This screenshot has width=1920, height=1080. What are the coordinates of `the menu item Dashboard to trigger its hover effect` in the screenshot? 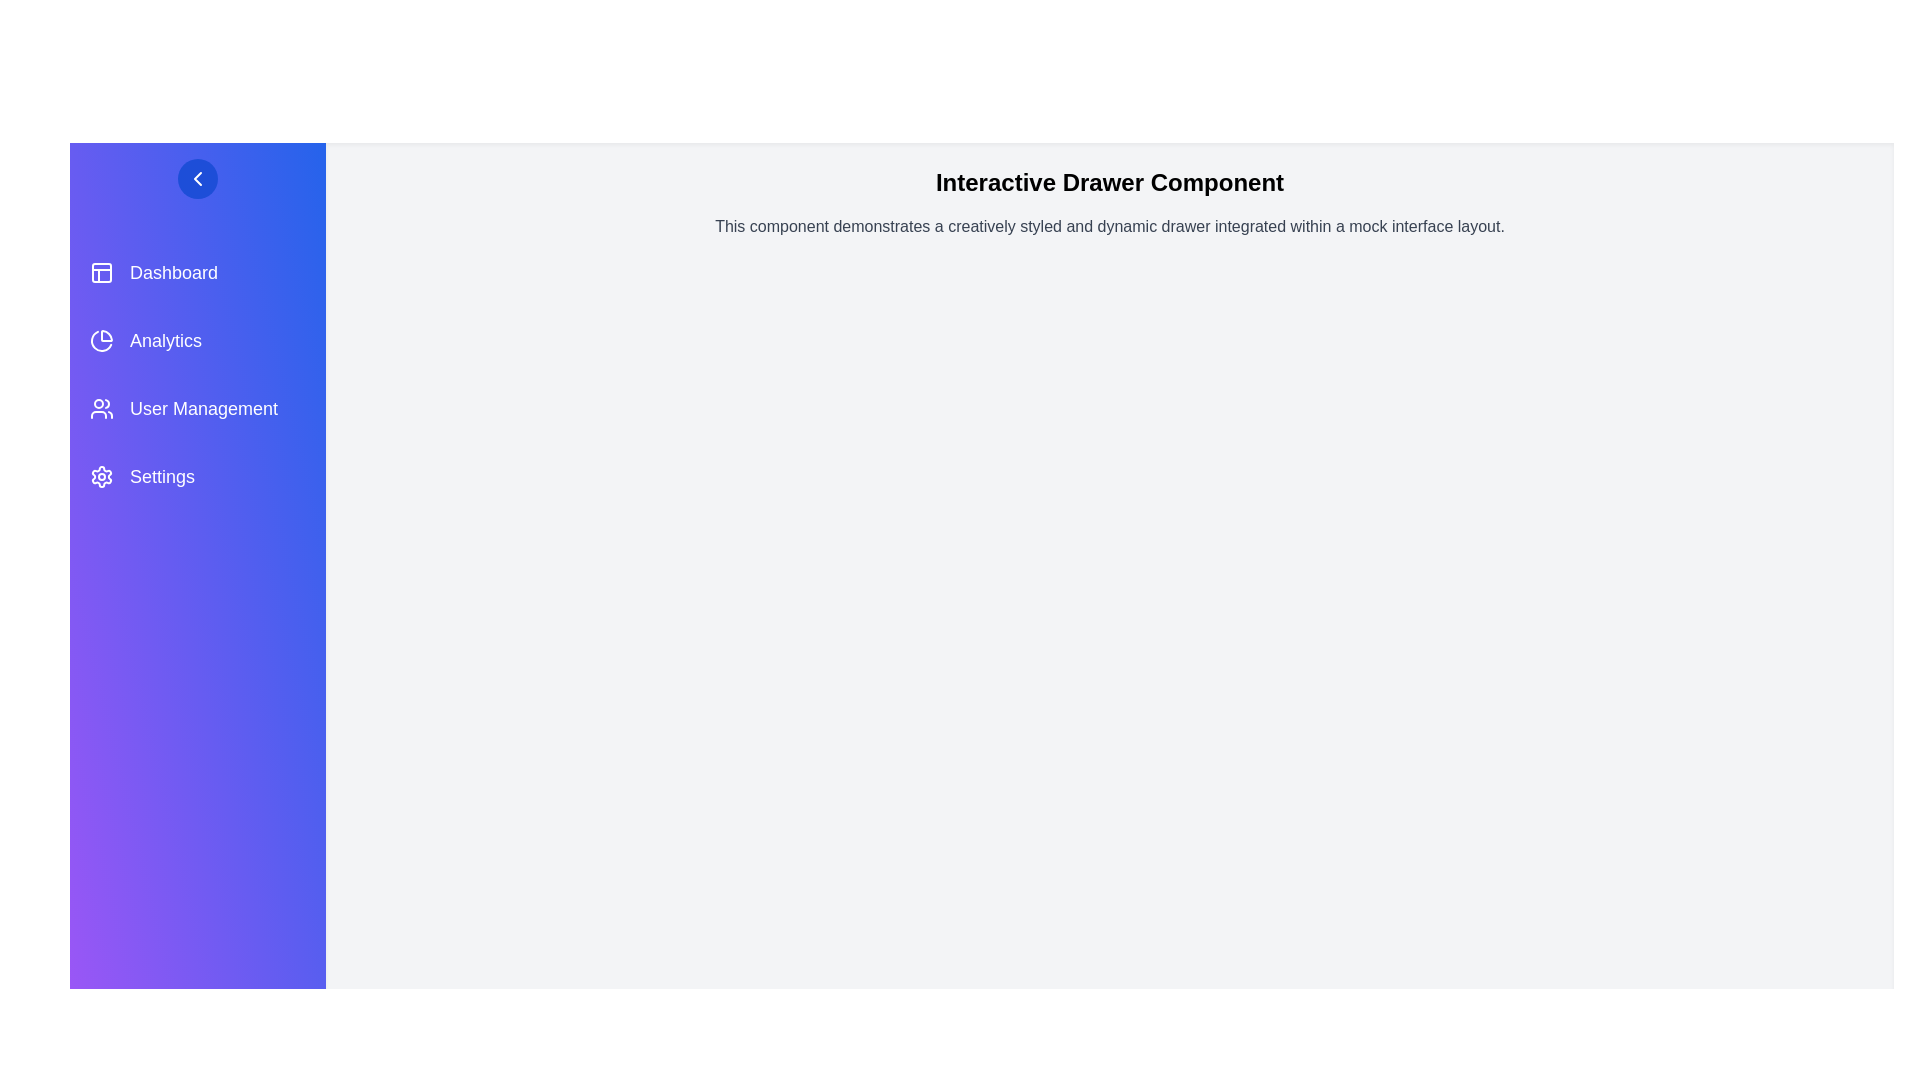 It's located at (197, 273).